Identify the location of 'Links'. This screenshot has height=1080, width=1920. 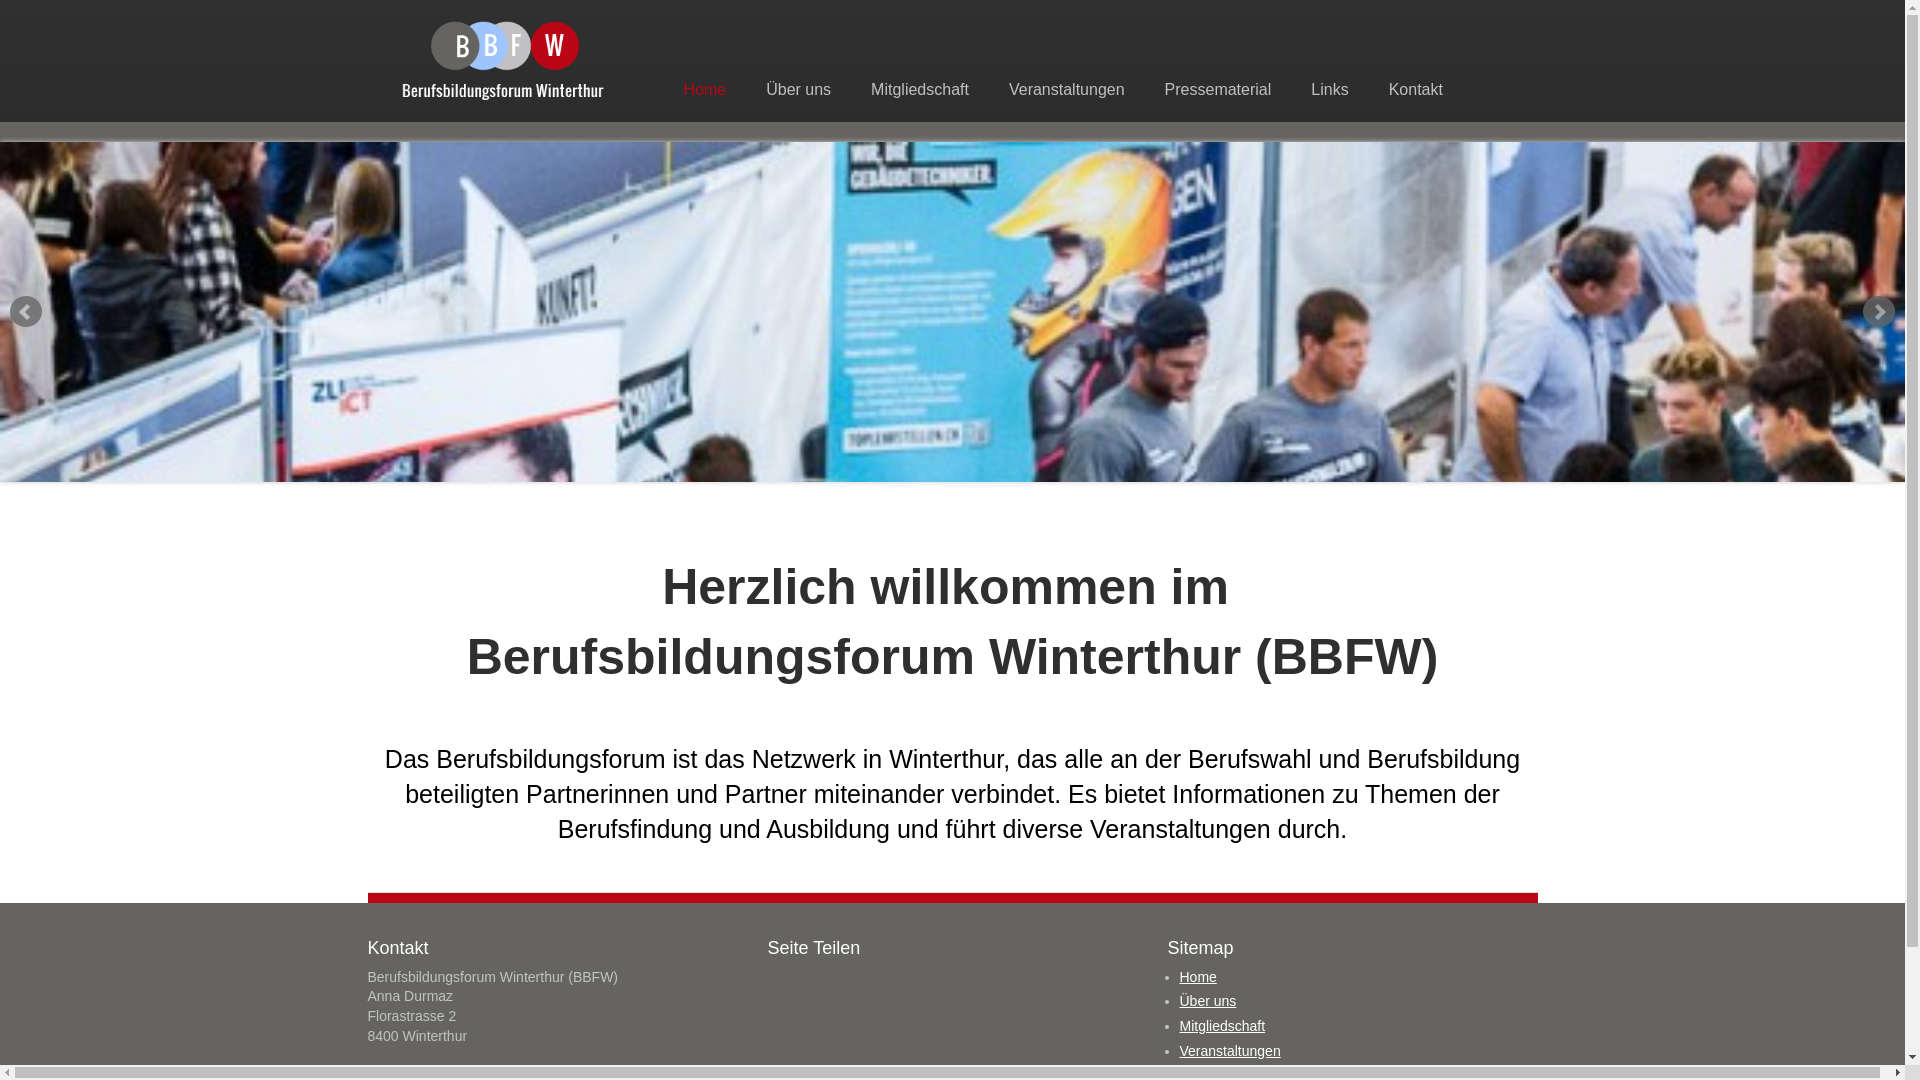
(1329, 88).